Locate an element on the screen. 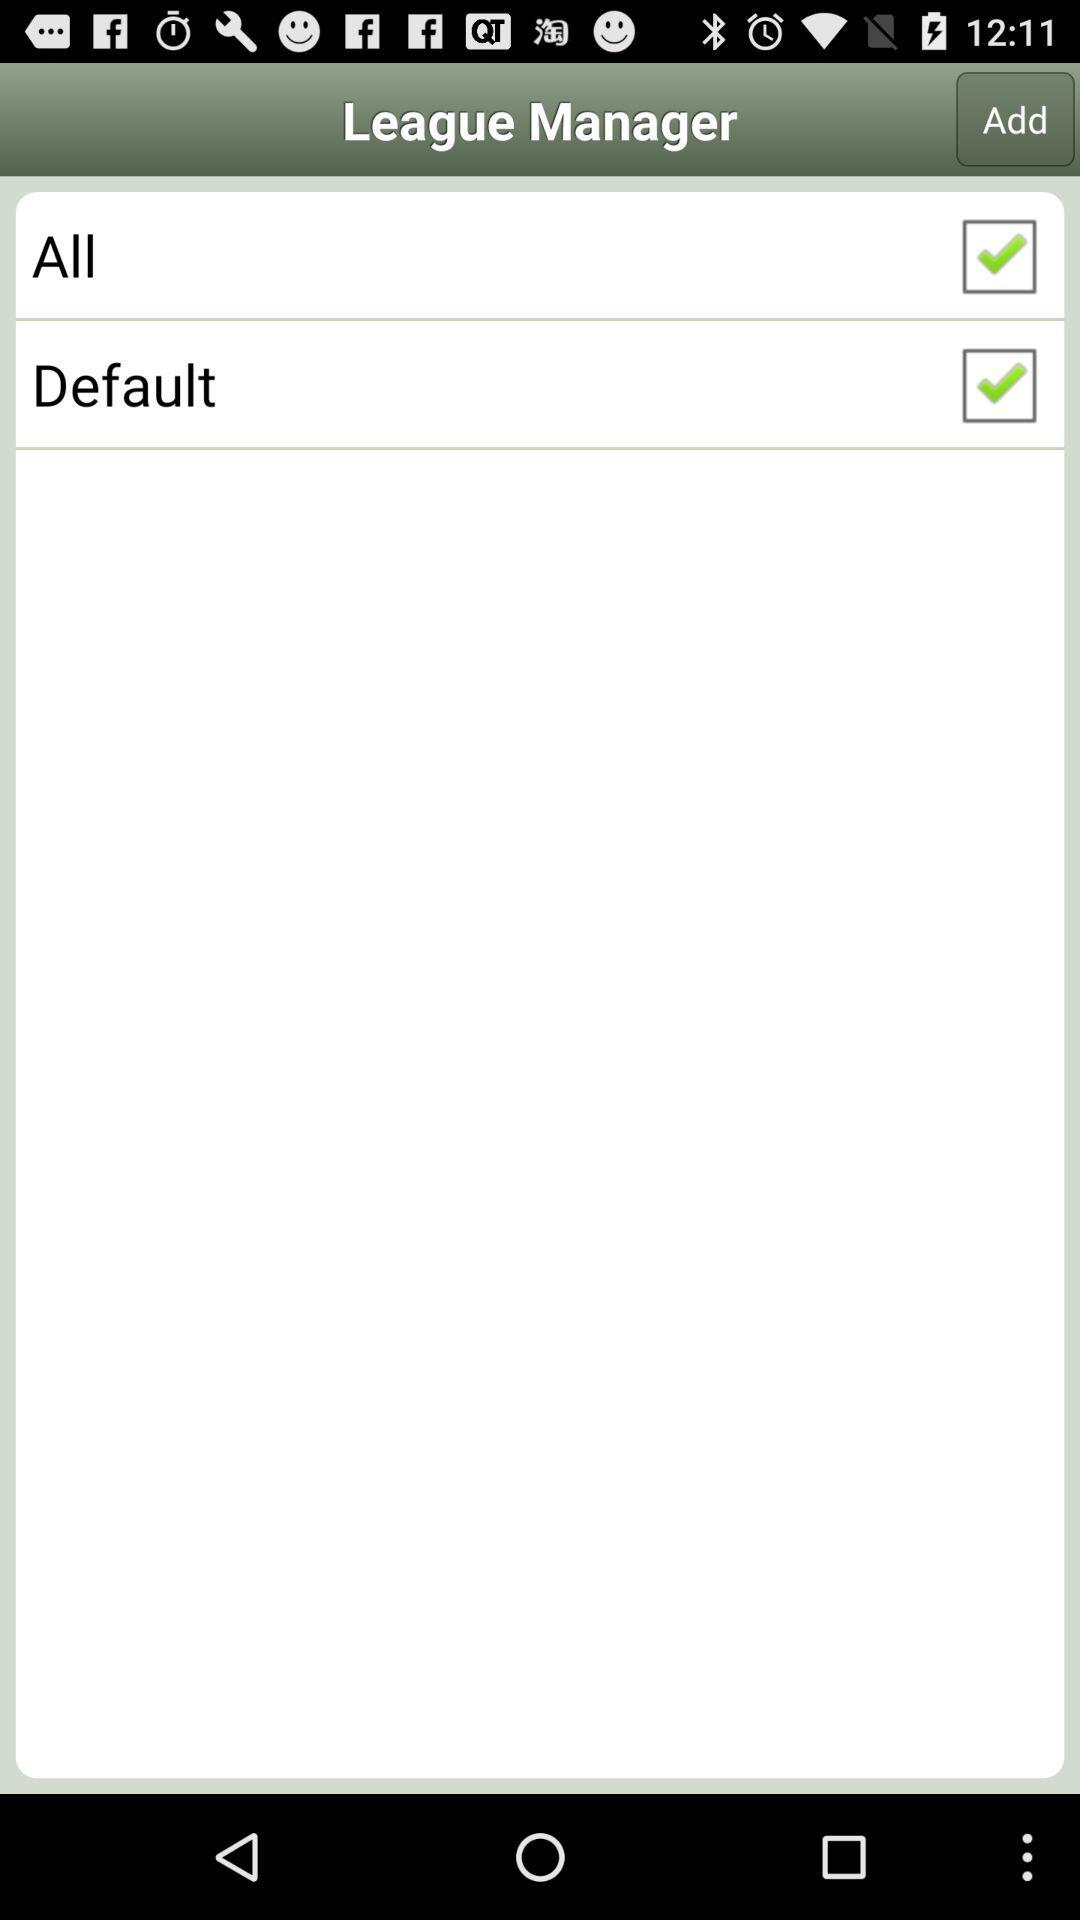 The image size is (1080, 1920). the icon above the default checkbox is located at coordinates (540, 253).